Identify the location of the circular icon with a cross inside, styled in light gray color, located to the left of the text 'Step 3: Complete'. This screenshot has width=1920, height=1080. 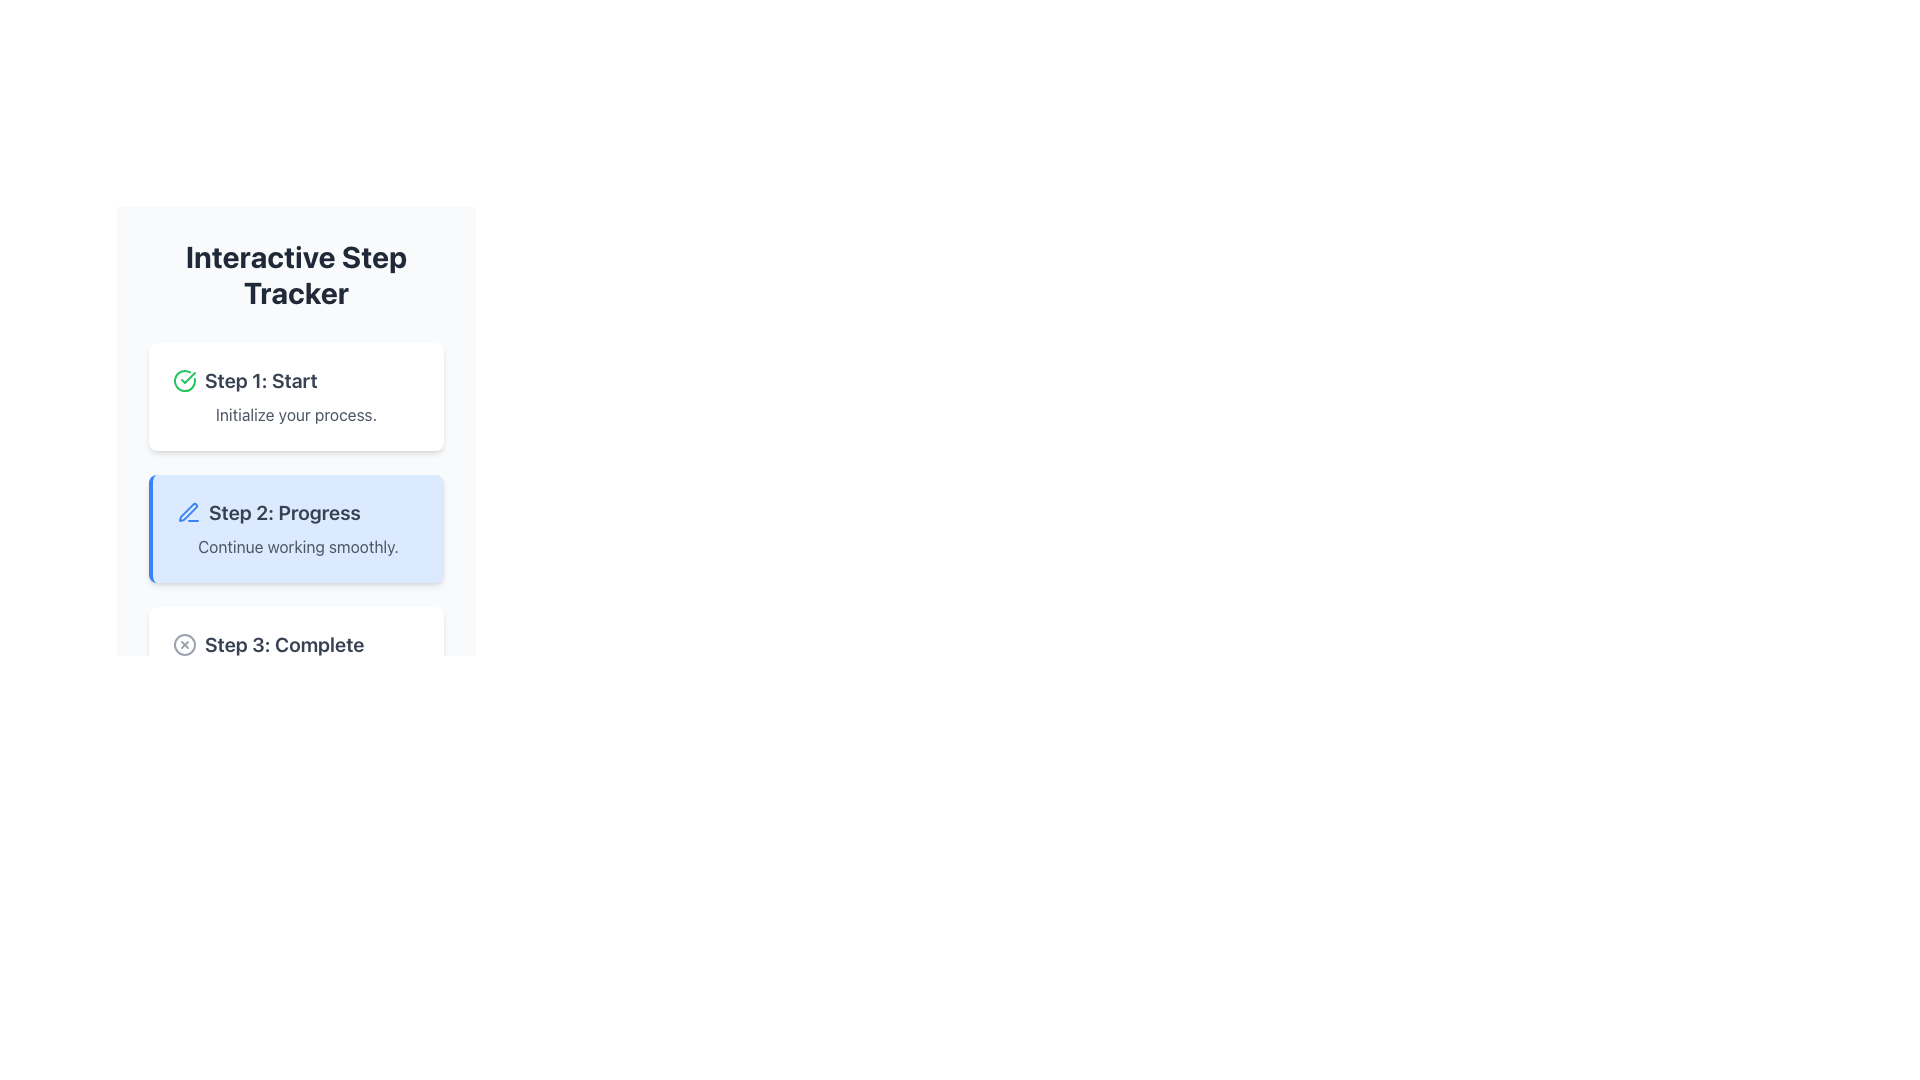
(185, 644).